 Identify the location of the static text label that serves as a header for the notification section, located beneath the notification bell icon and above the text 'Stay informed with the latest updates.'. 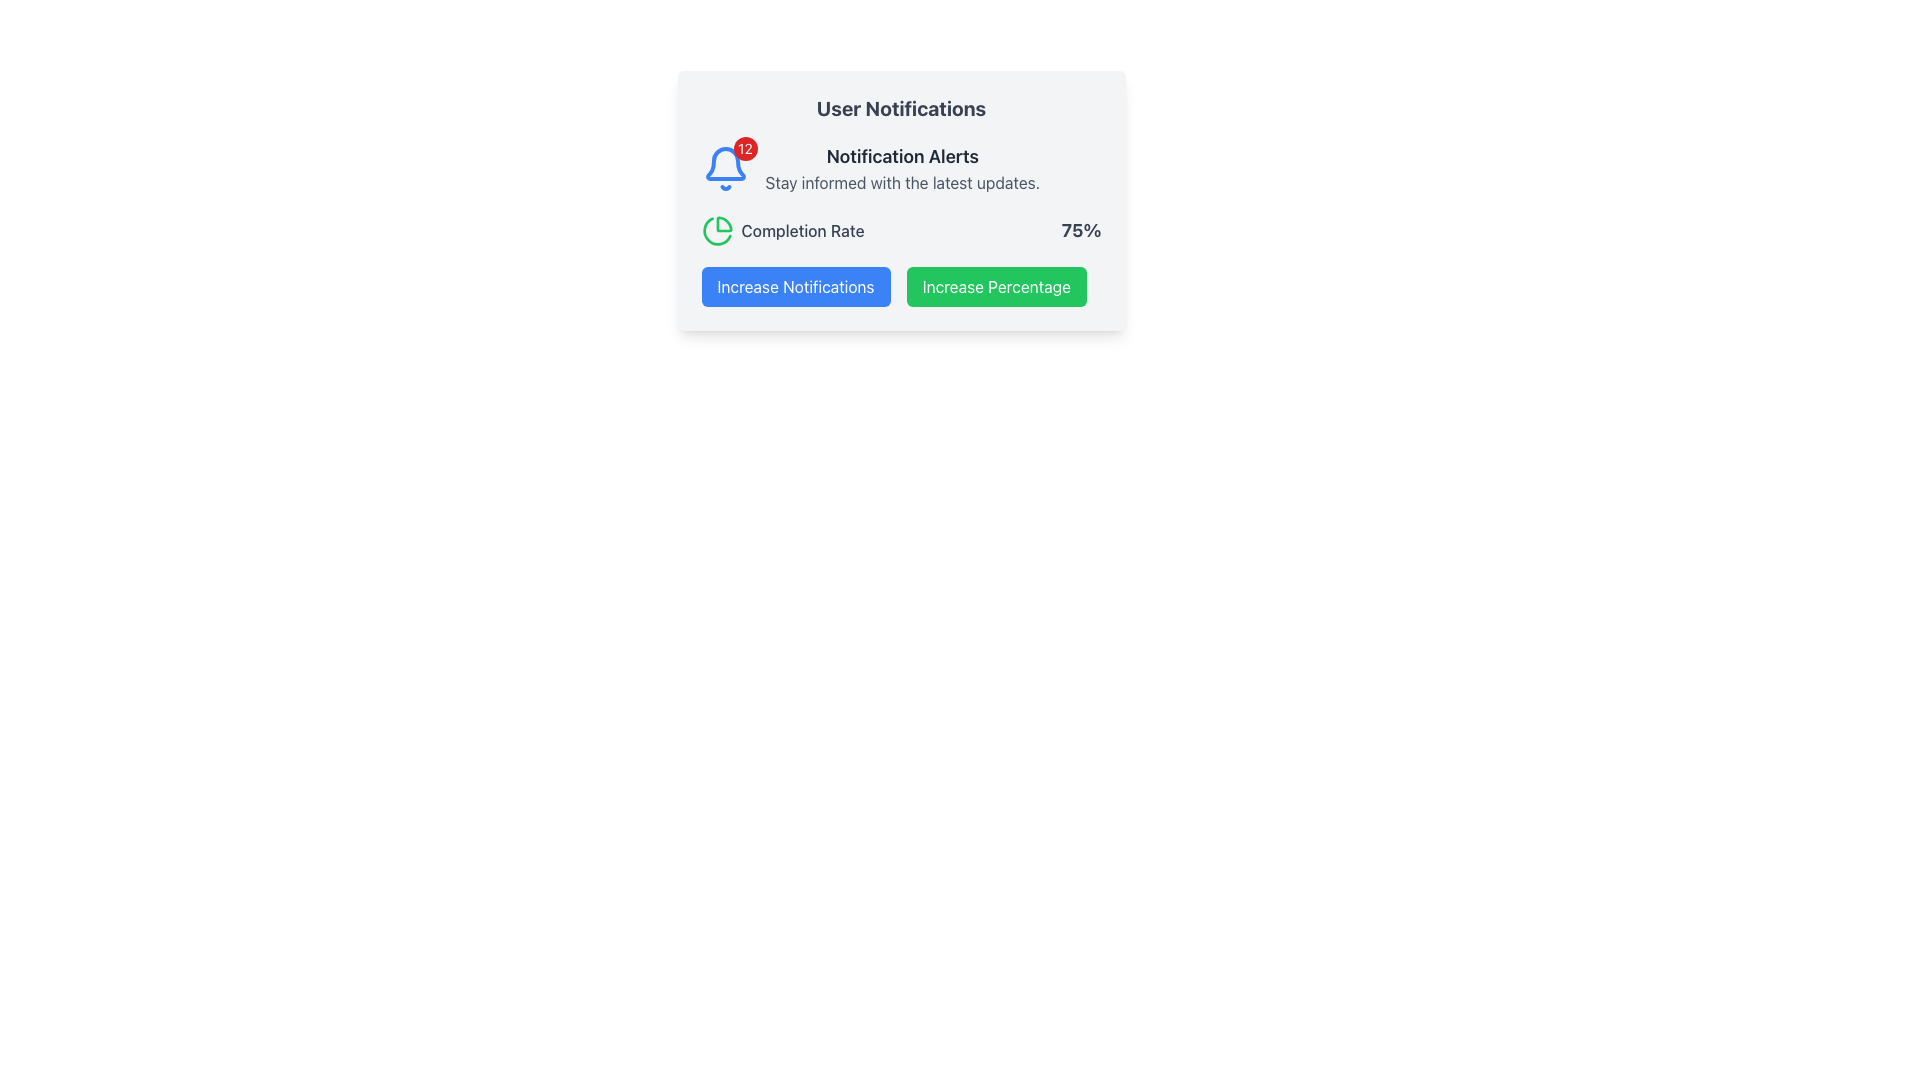
(901, 156).